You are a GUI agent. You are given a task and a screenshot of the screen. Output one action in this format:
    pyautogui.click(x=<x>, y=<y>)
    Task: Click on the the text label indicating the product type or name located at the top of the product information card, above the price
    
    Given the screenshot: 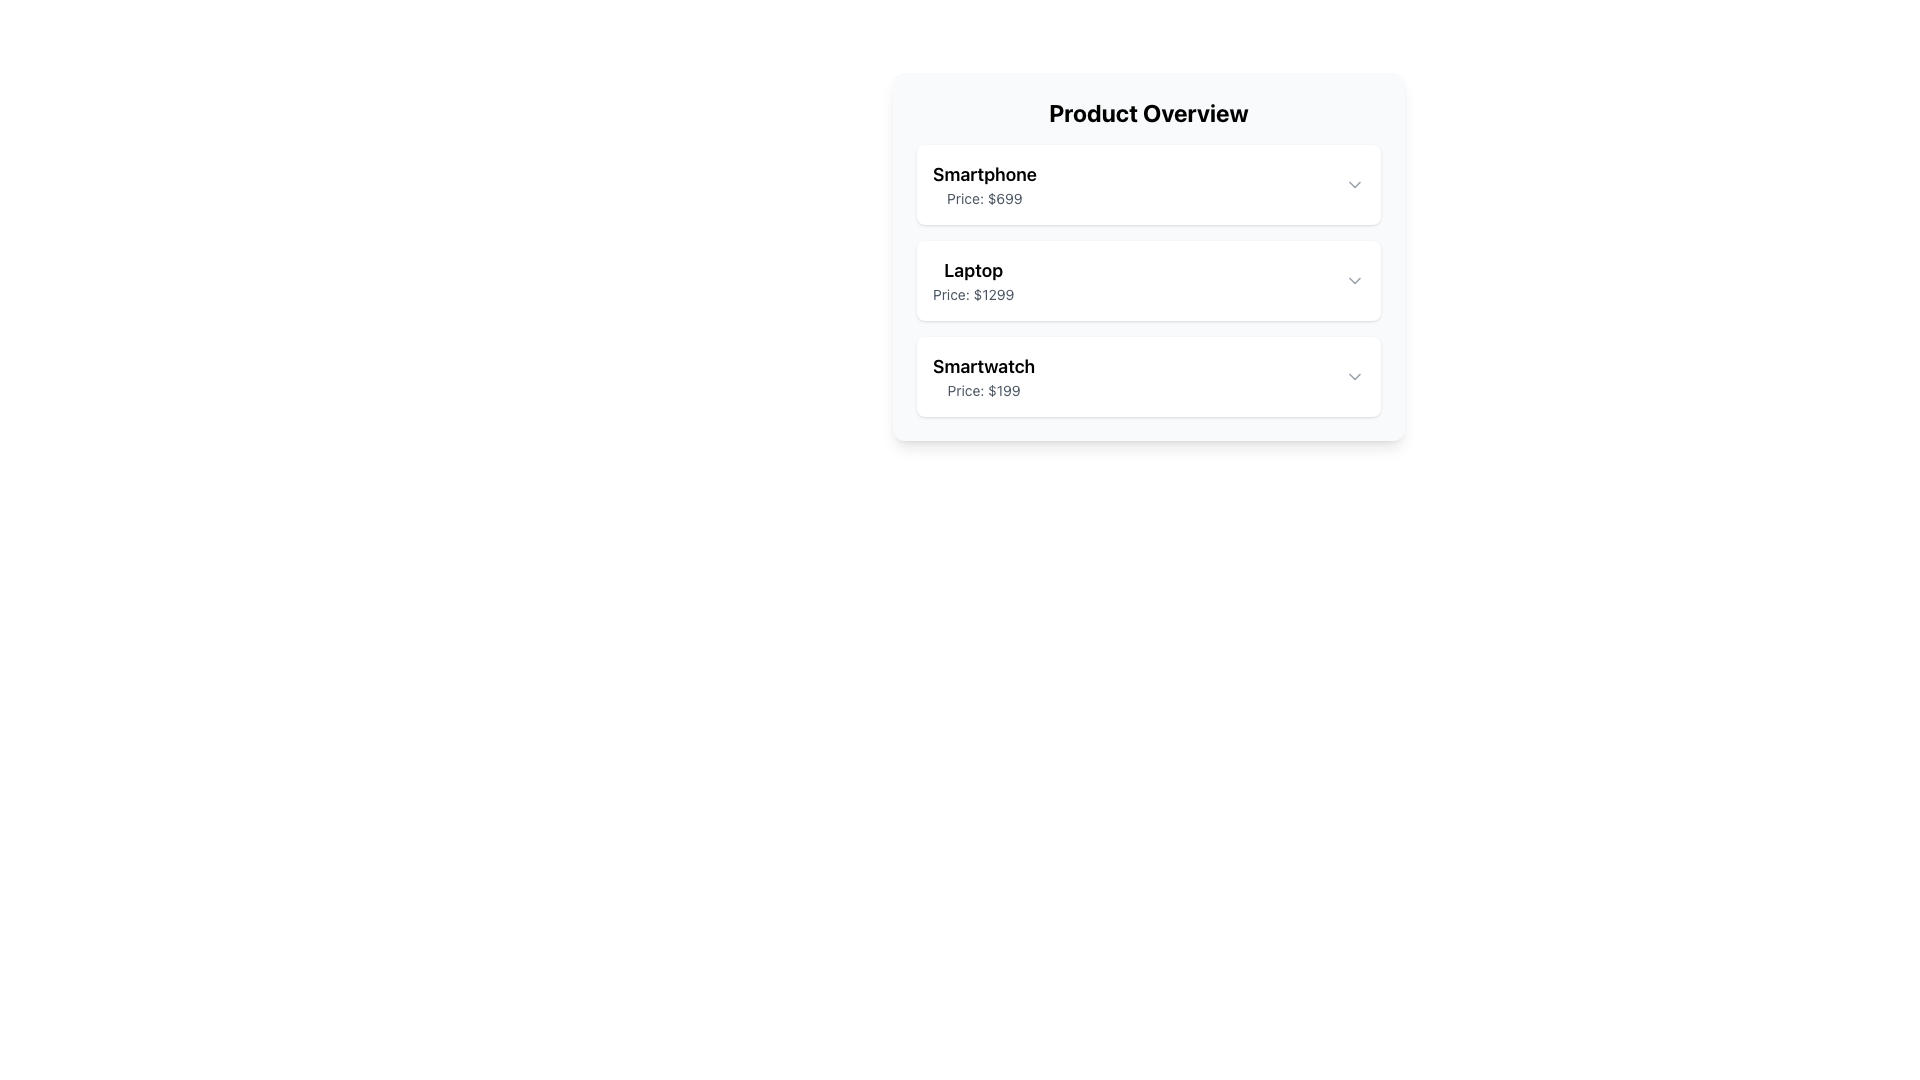 What is the action you would take?
    pyautogui.click(x=984, y=173)
    